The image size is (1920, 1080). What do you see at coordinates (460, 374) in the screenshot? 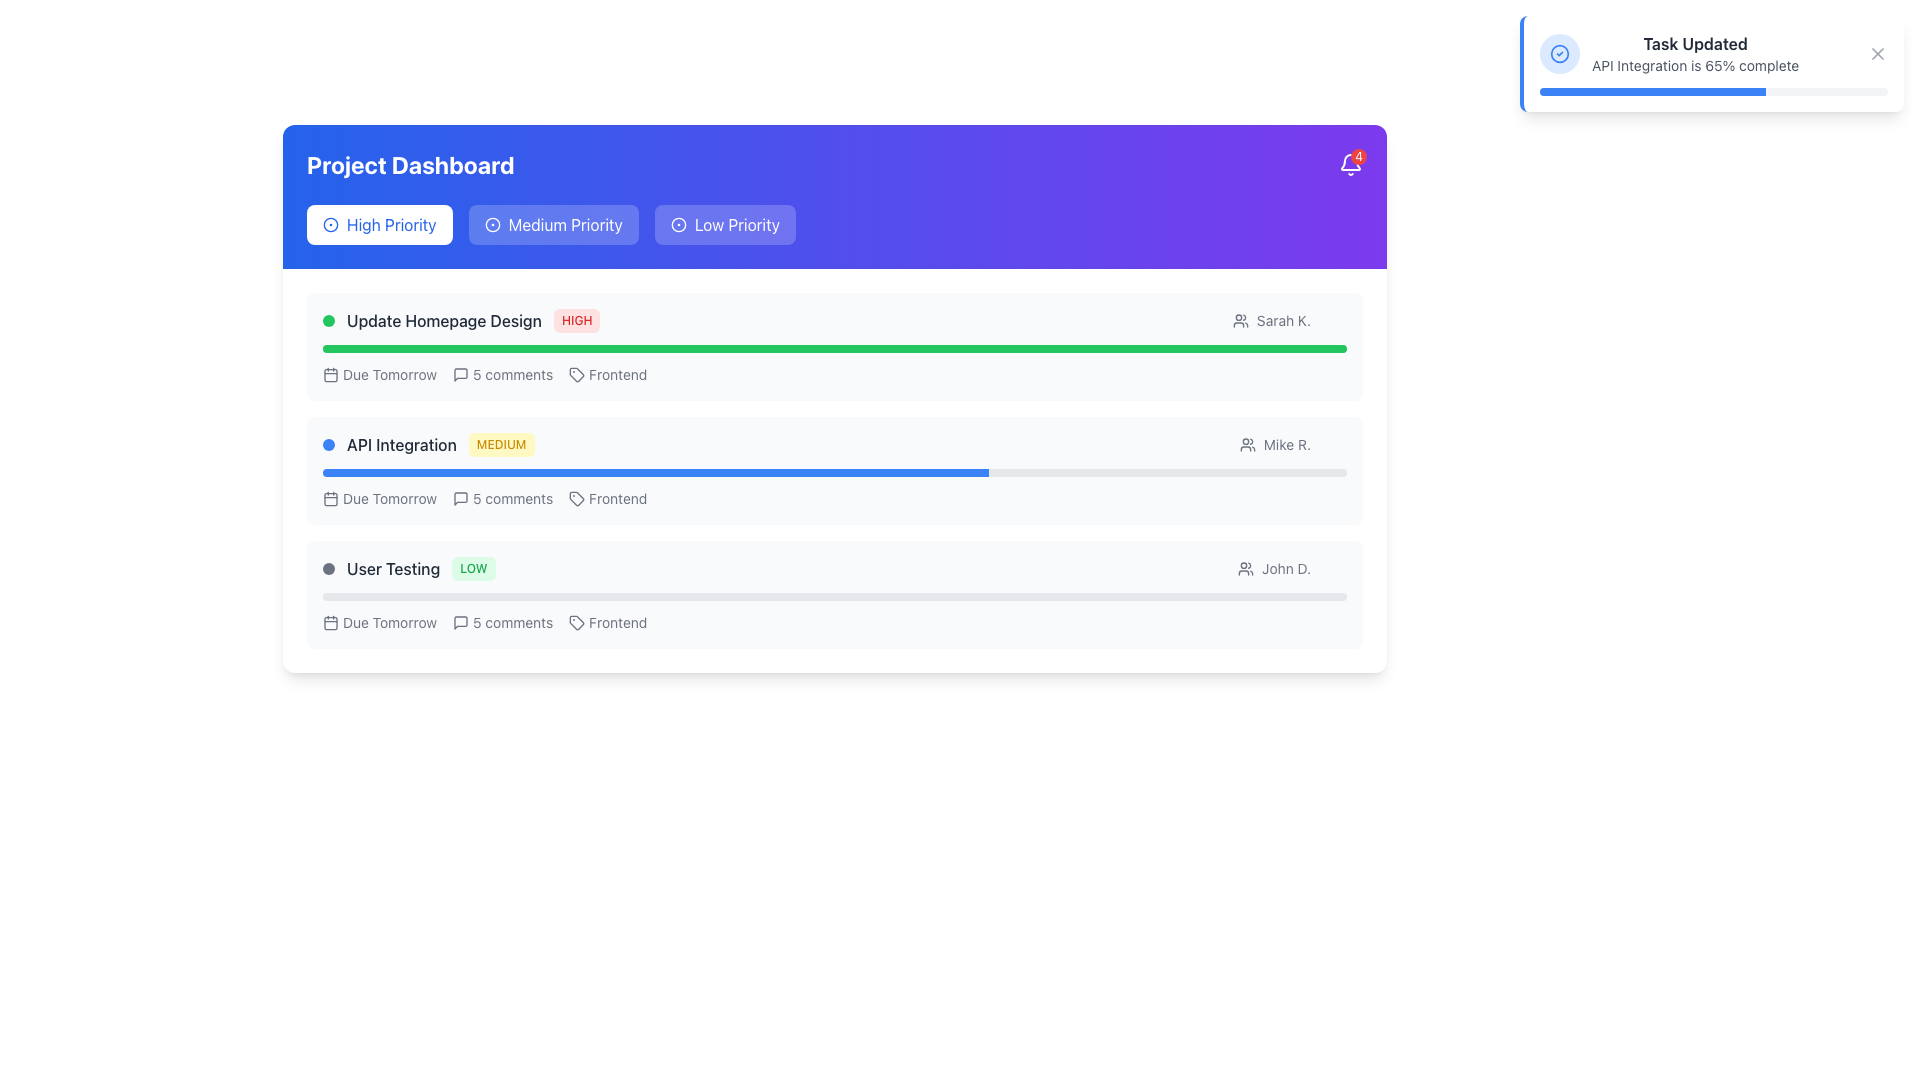
I see `the speech bubble SVG icon representing comments, located to the left of the '5 comments' text in the second row of the list items` at bounding box center [460, 374].